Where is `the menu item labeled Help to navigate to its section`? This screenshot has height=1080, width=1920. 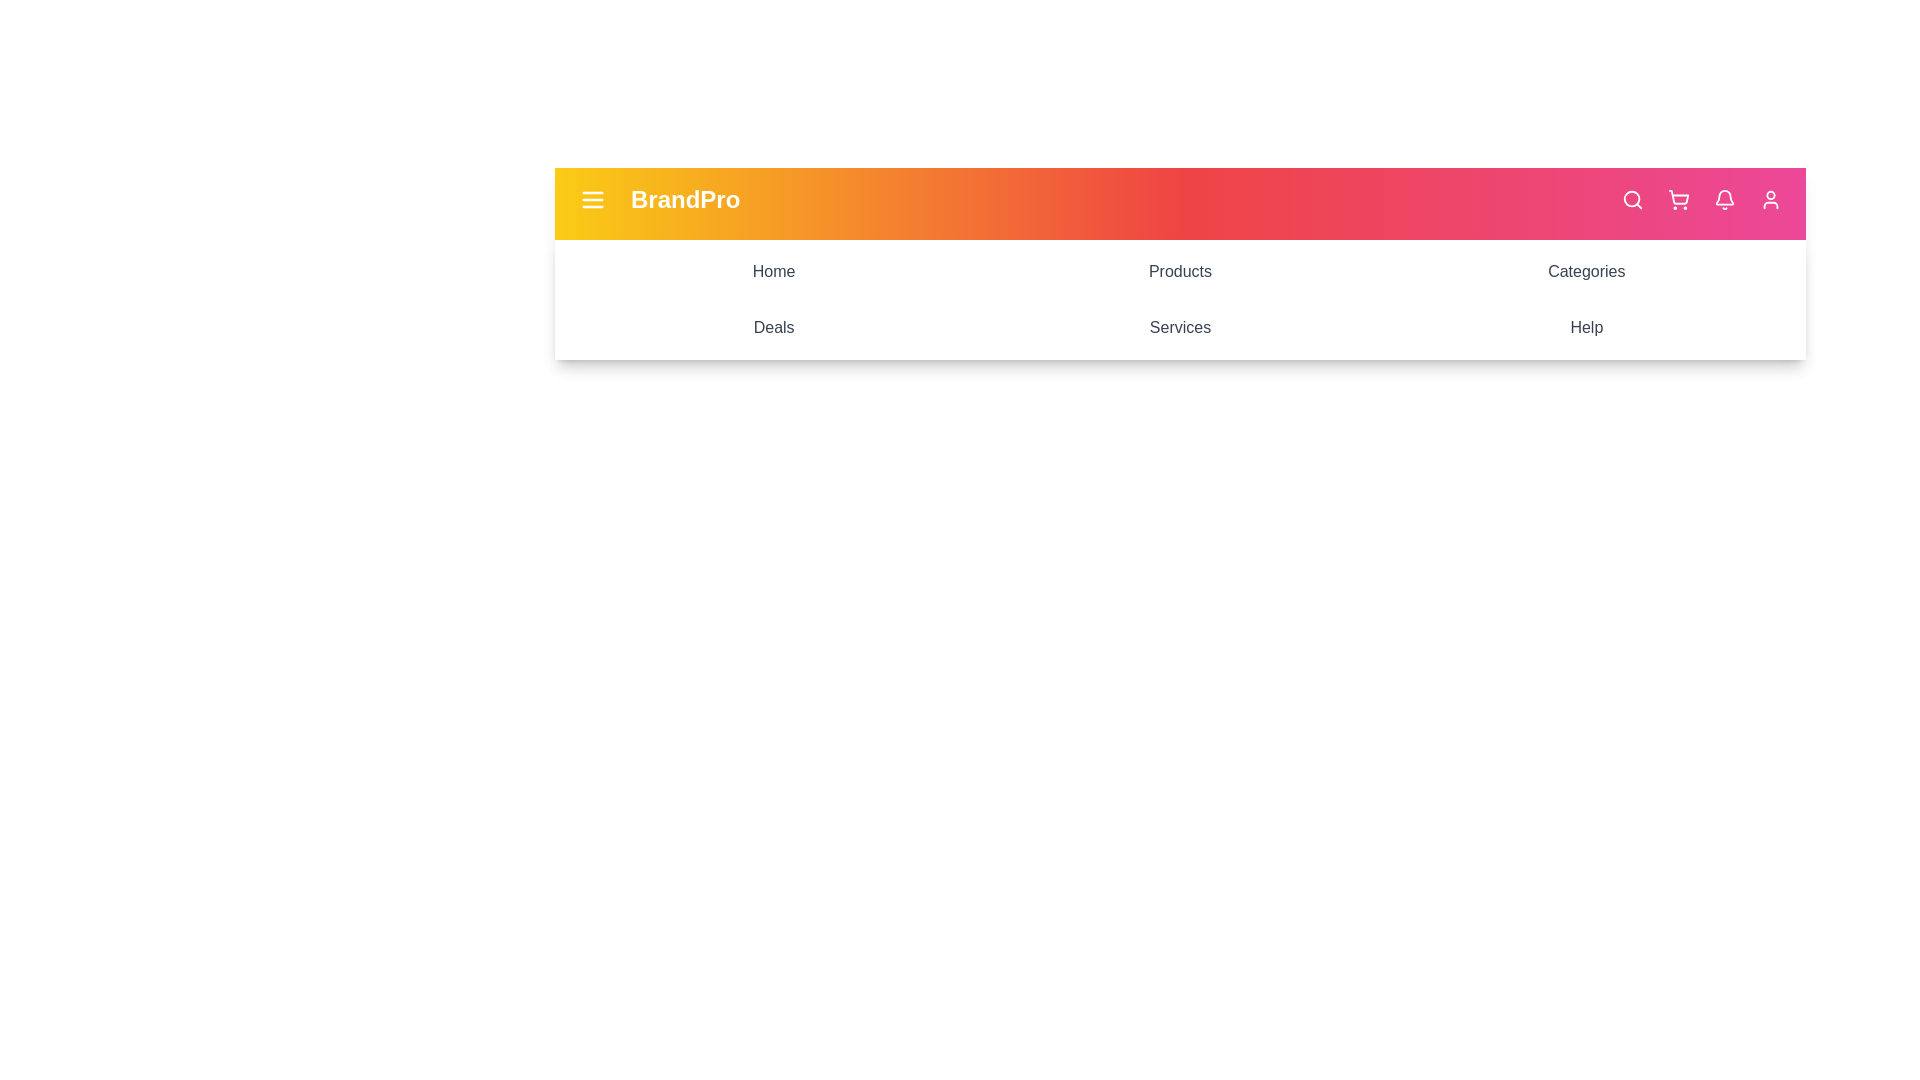
the menu item labeled Help to navigate to its section is located at coordinates (1584, 326).